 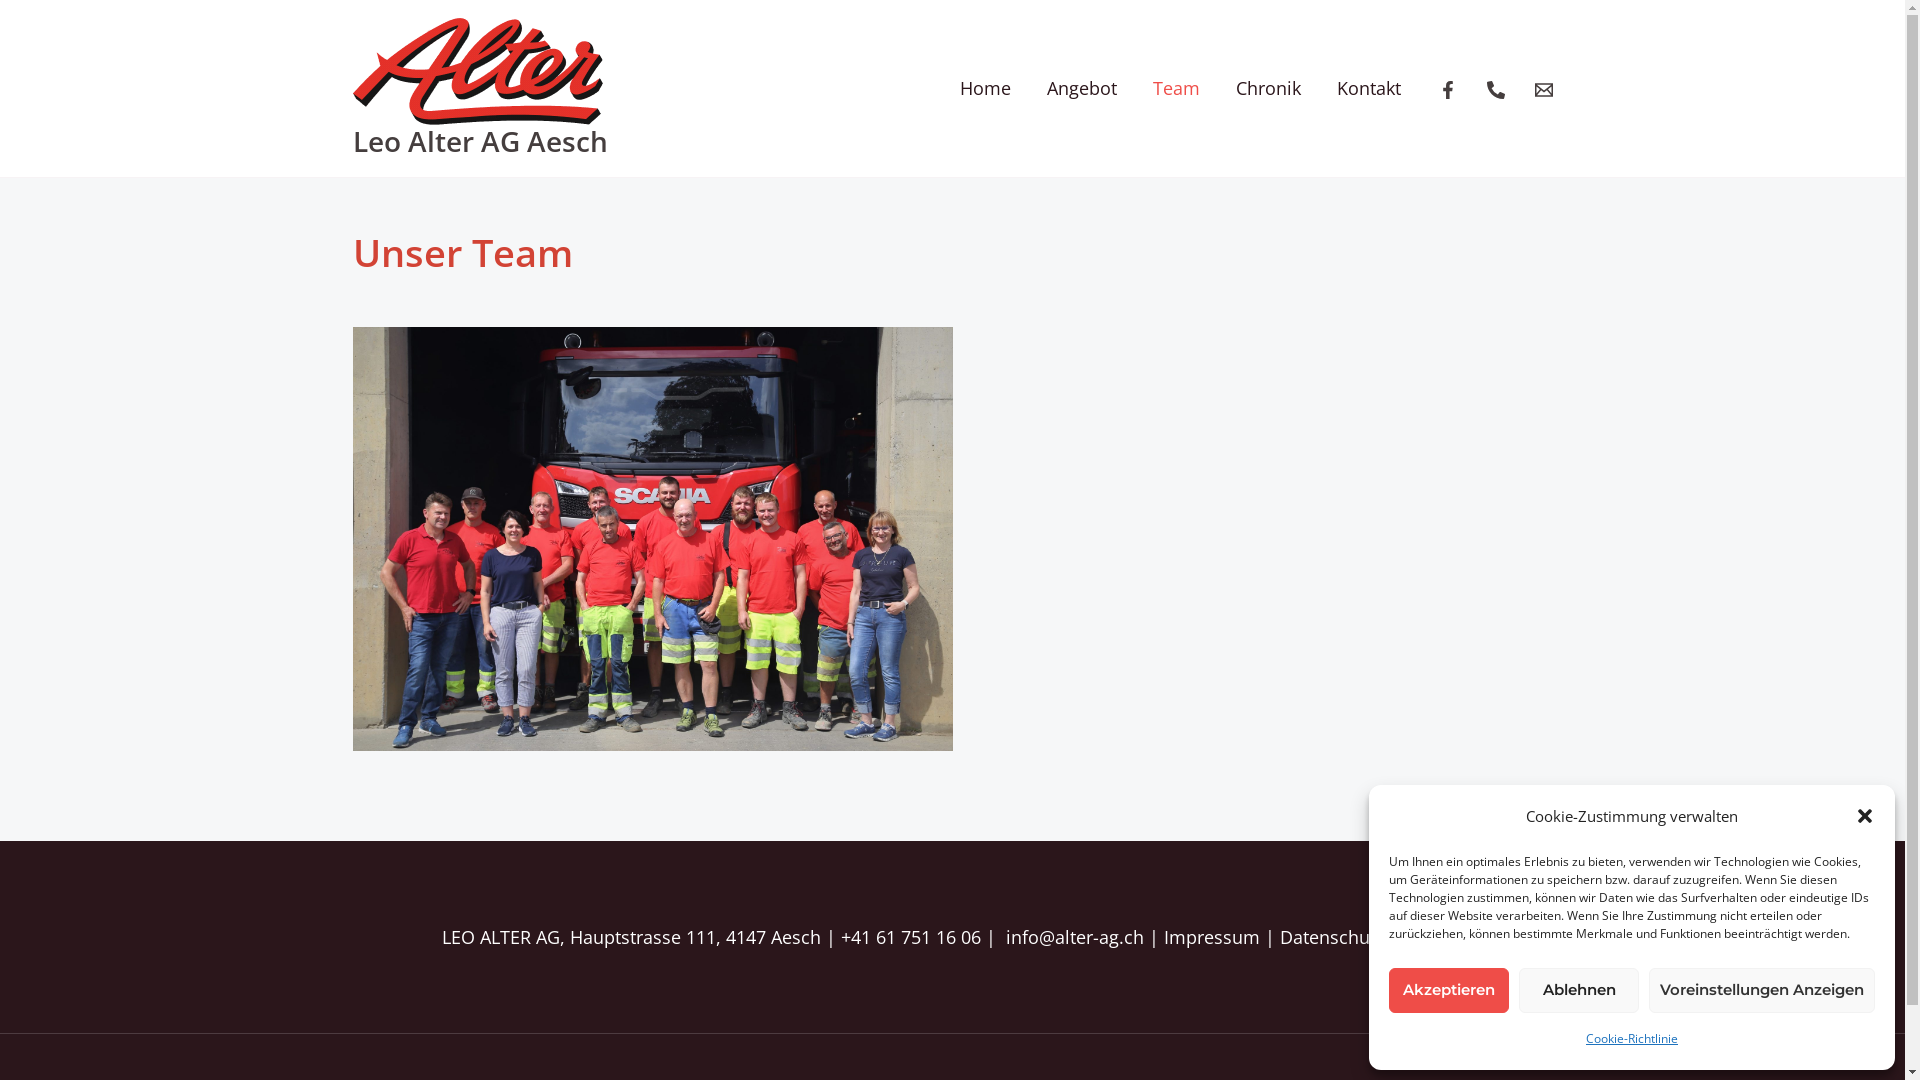 What do you see at coordinates (1027, 87) in the screenshot?
I see `'Angebot'` at bounding box center [1027, 87].